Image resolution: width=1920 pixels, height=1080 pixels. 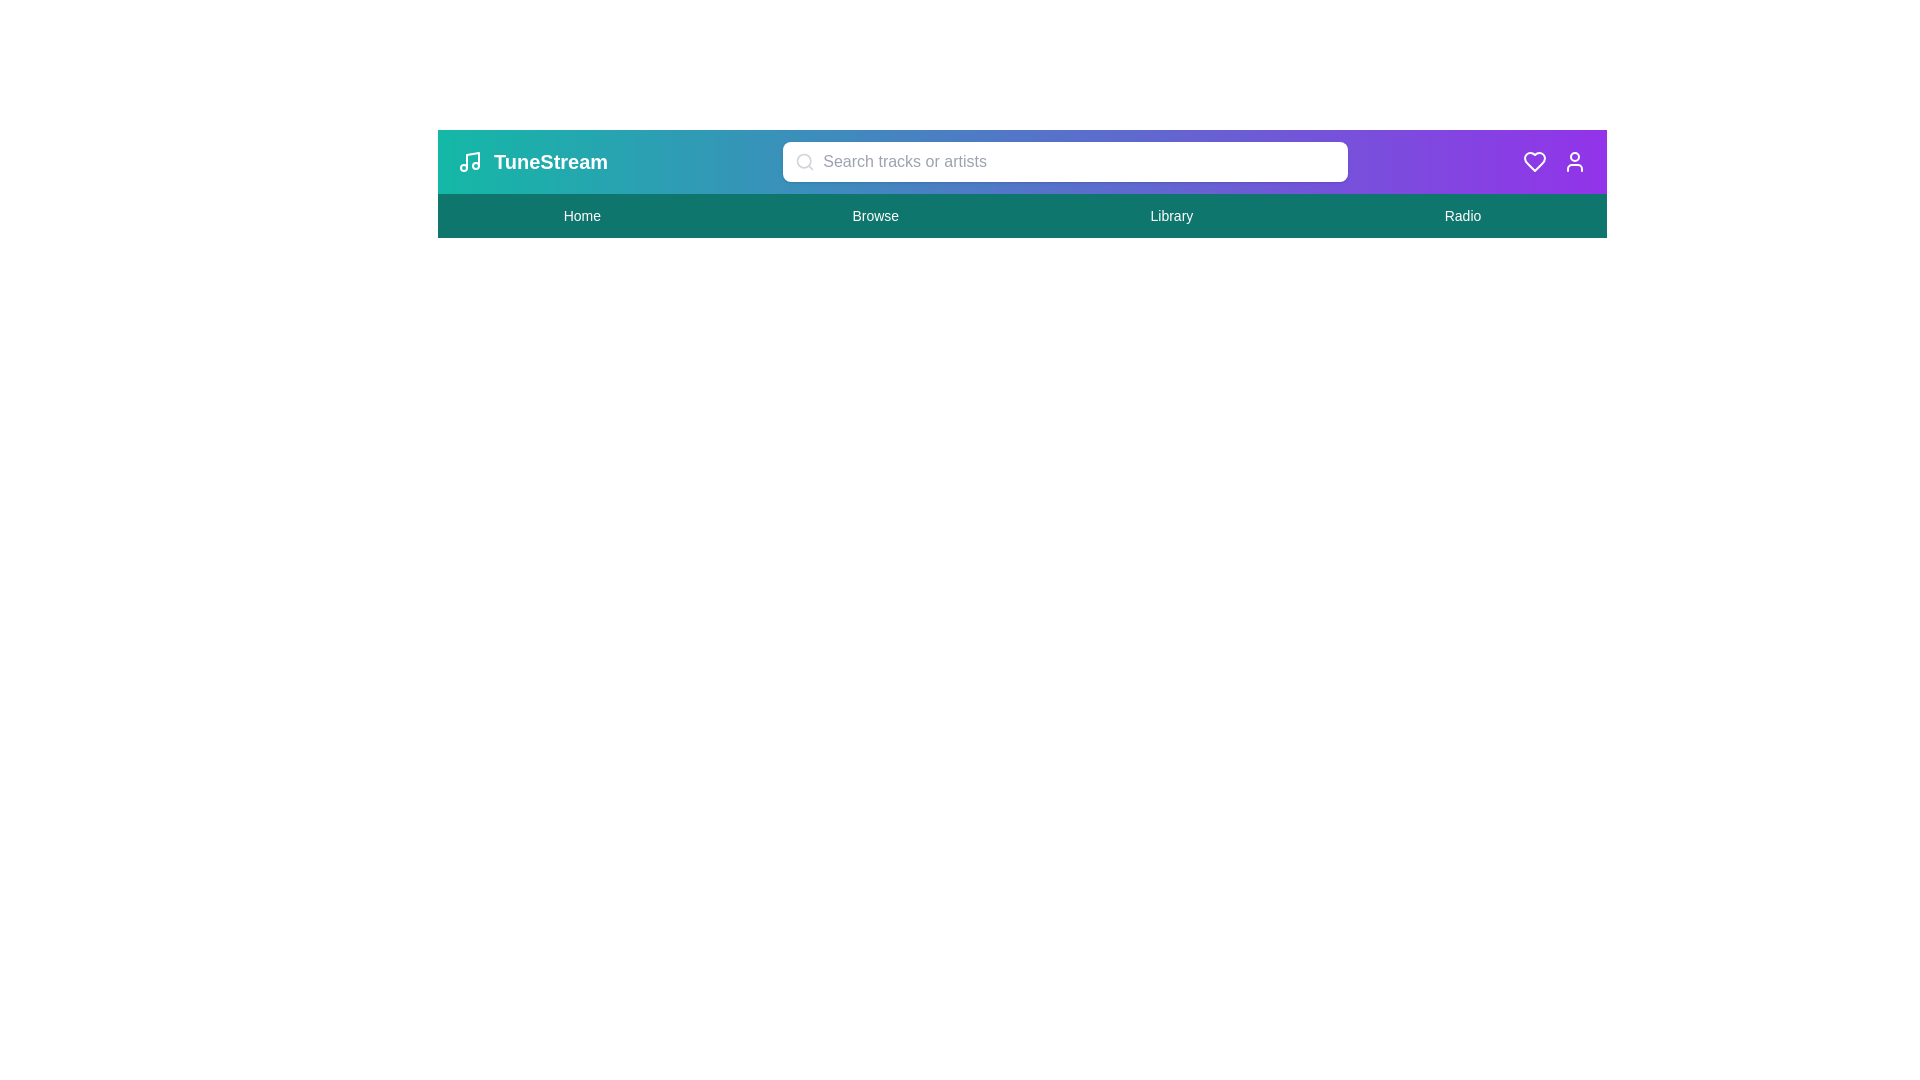 What do you see at coordinates (1064, 161) in the screenshot?
I see `the search input field and type the text 'example search'` at bounding box center [1064, 161].